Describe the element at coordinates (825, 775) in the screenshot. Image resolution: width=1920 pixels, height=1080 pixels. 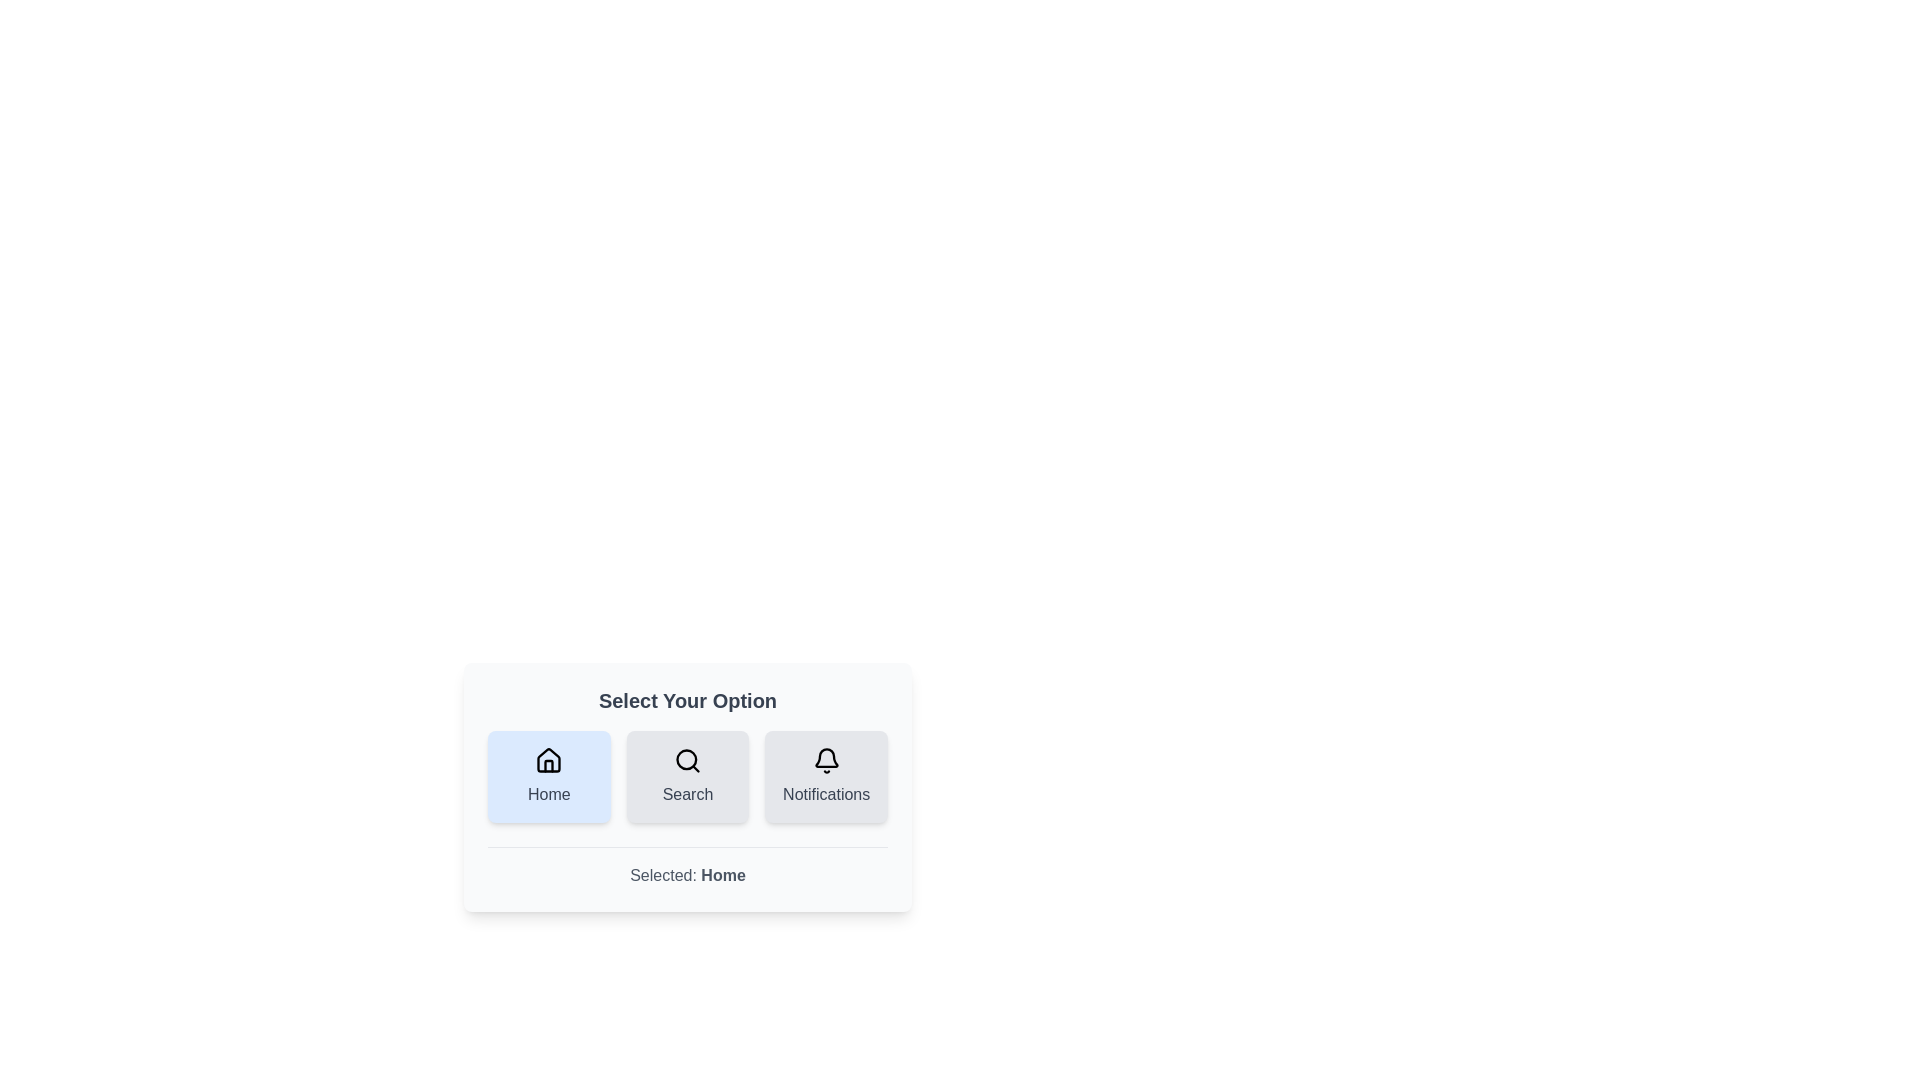
I see `the button labeled 'Notifications' to observe its hover effect` at that location.